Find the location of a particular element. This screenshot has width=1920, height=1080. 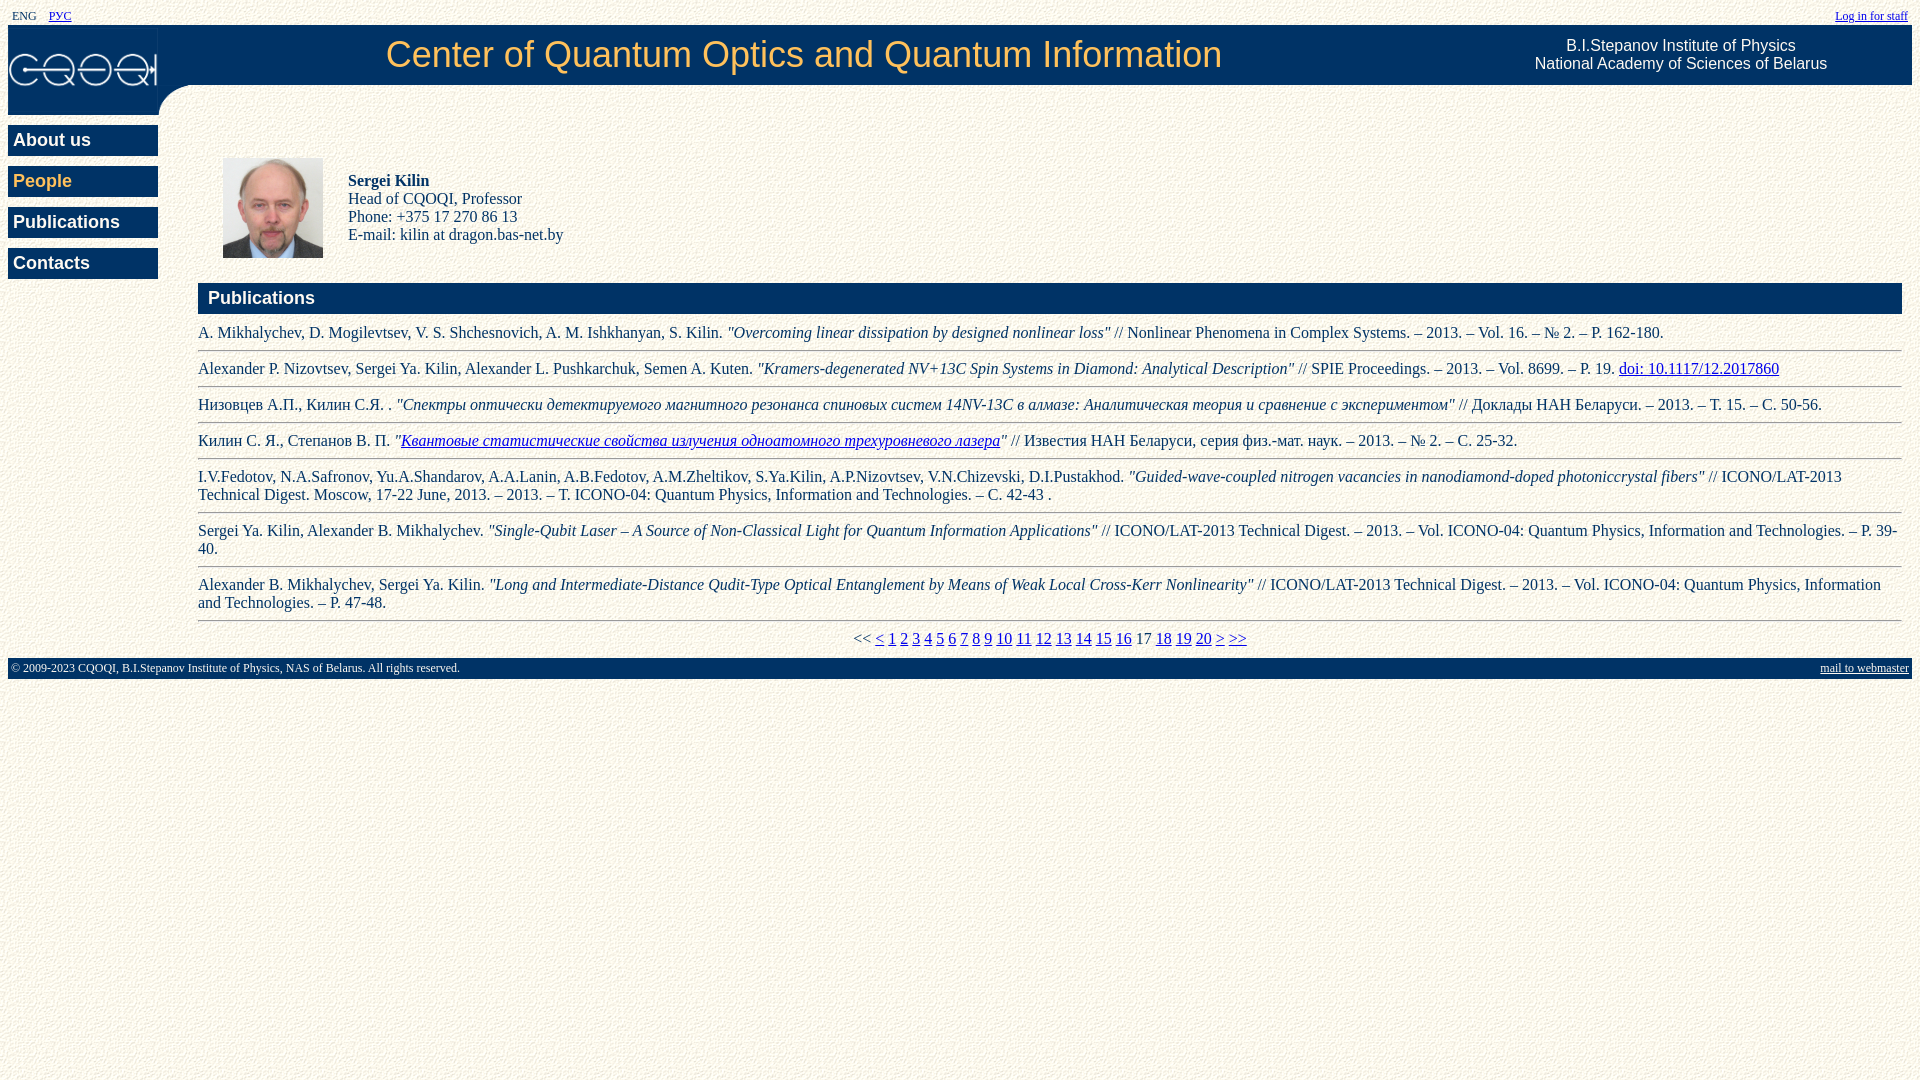

'16' is located at coordinates (1115, 638).